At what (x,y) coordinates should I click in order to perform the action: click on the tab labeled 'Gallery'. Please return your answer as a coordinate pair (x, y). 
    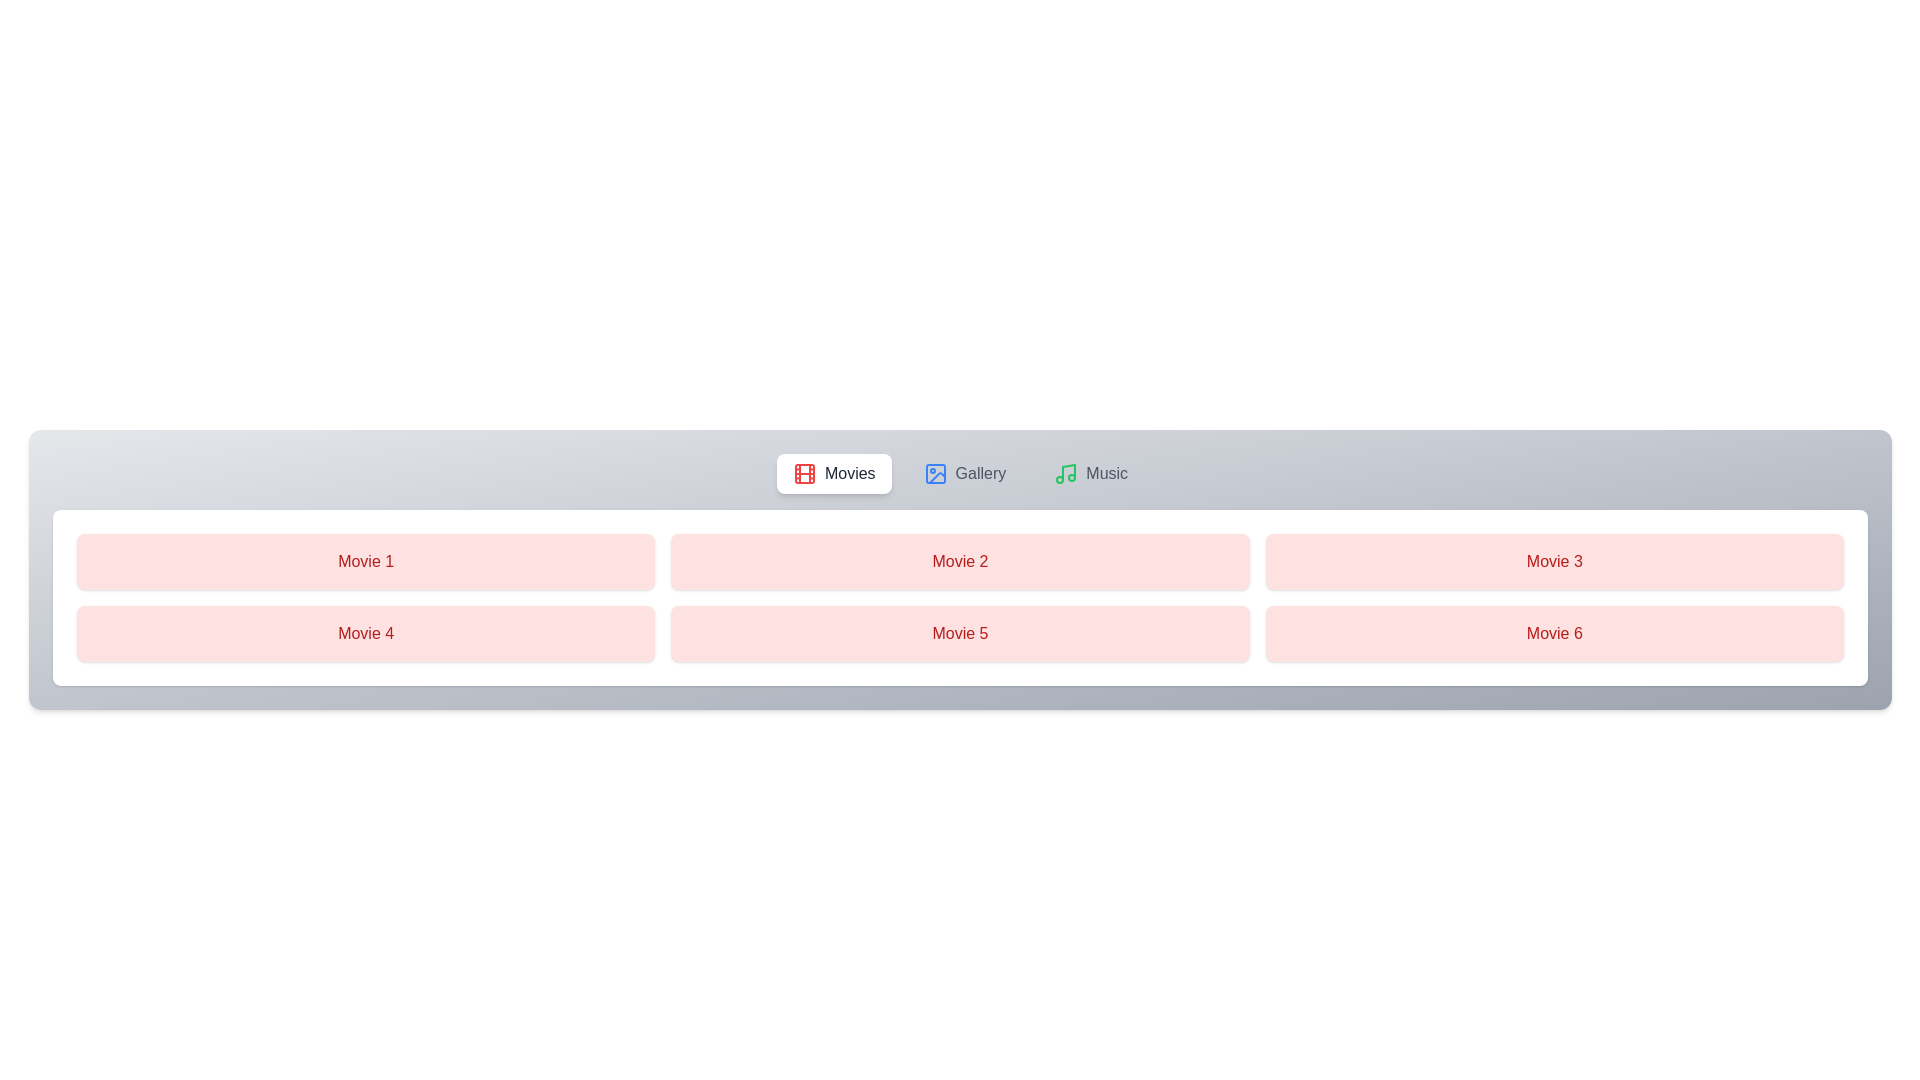
    Looking at the image, I should click on (964, 474).